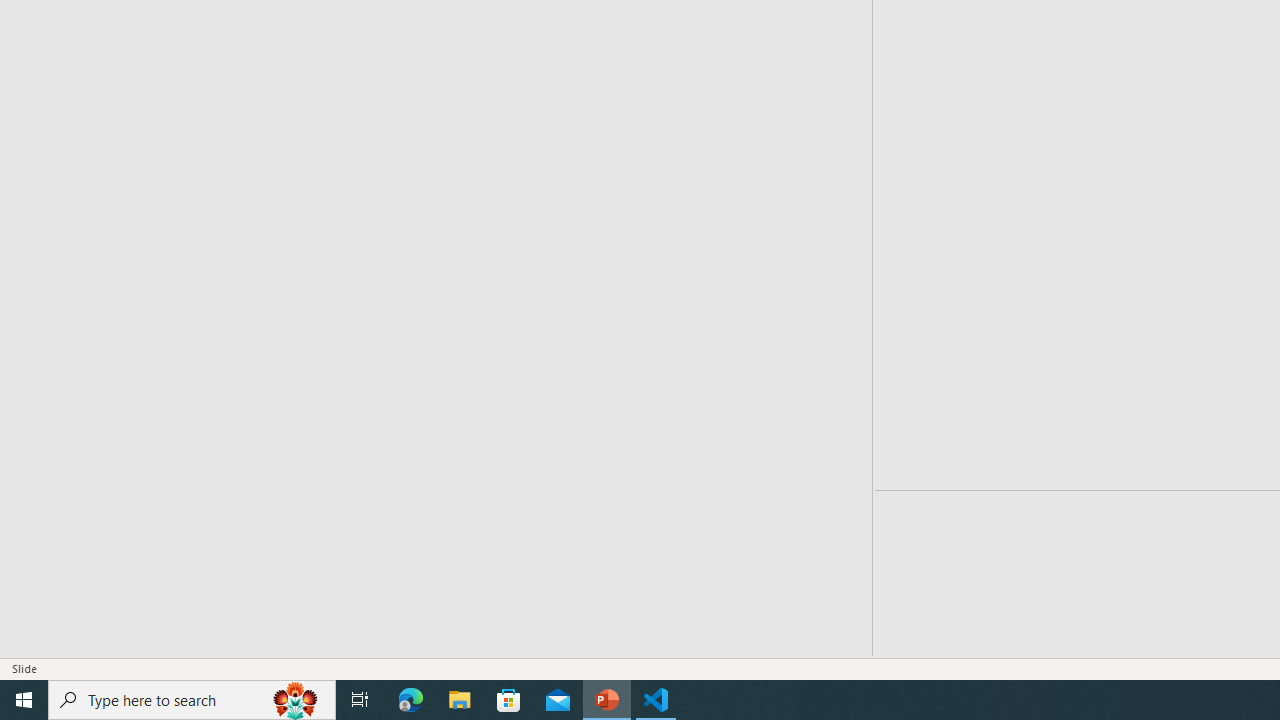 The image size is (1280, 720). What do you see at coordinates (24, 698) in the screenshot?
I see `'Start'` at bounding box center [24, 698].